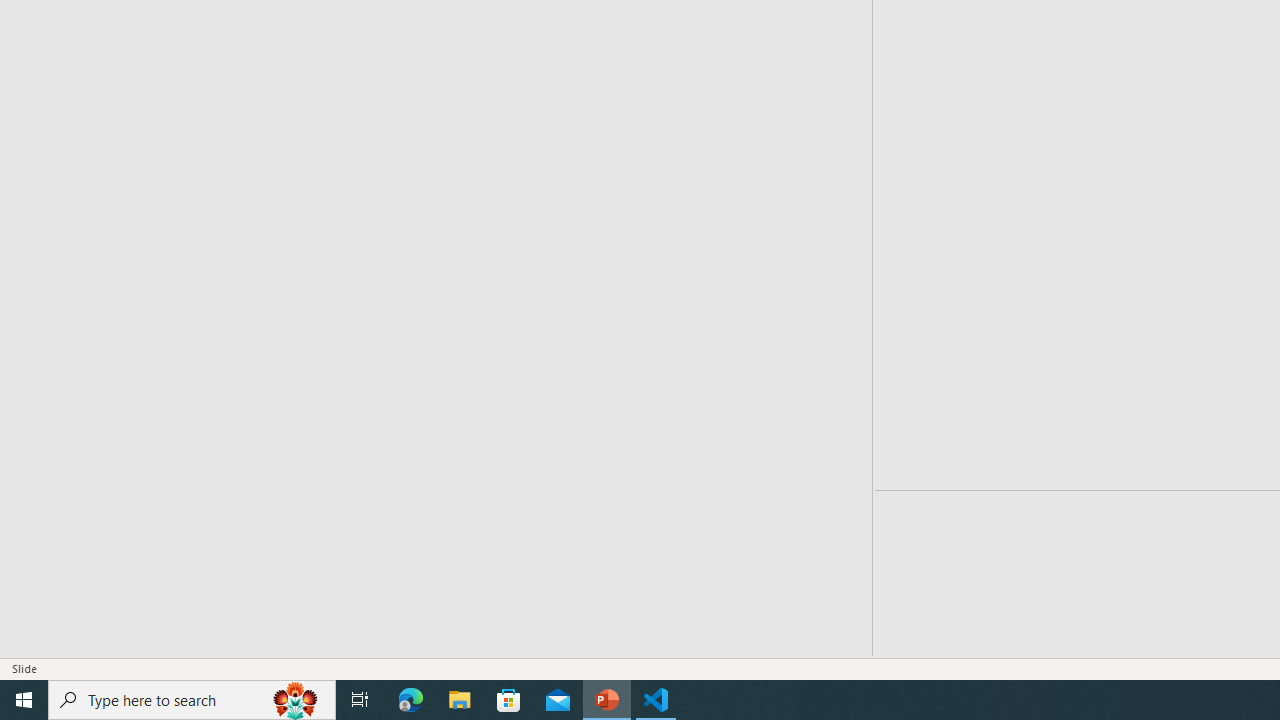 The image size is (1280, 720). What do you see at coordinates (24, 698) in the screenshot?
I see `'Start'` at bounding box center [24, 698].